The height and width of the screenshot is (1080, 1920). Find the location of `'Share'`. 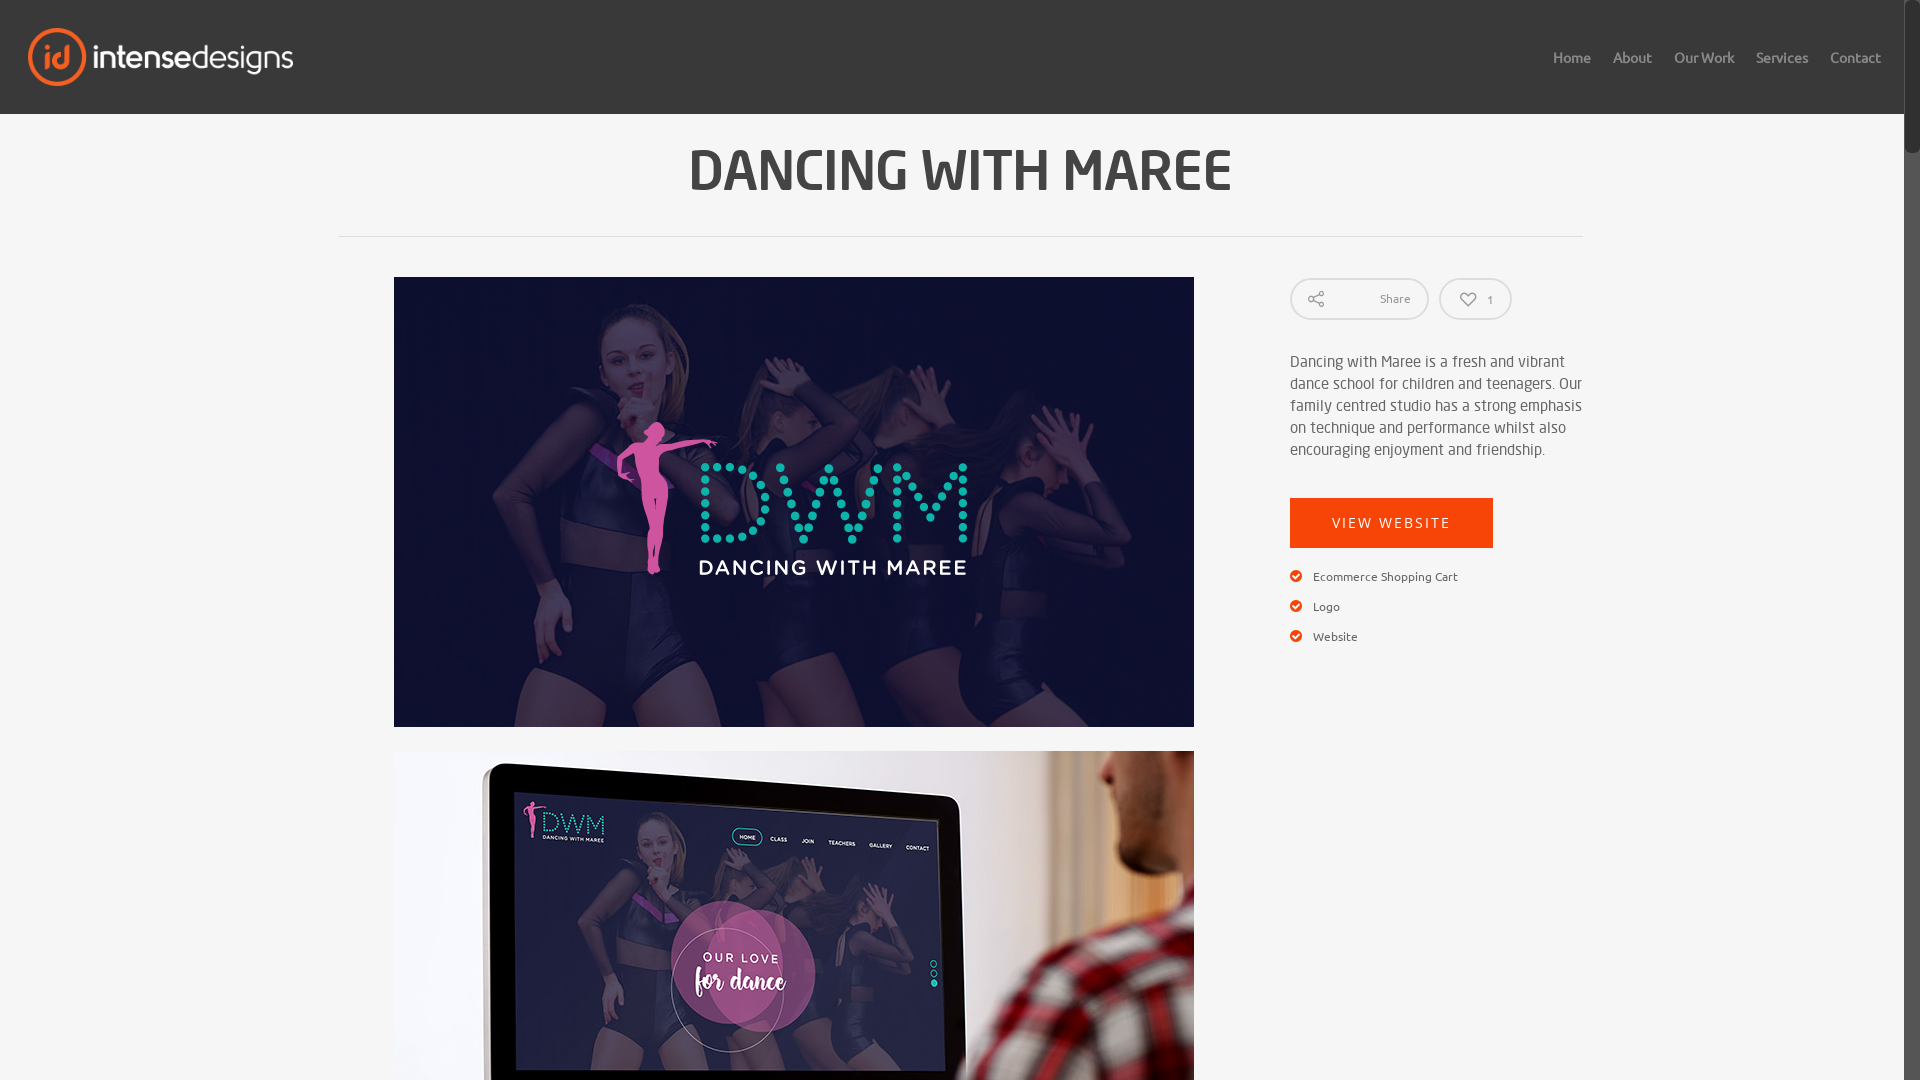

'Share' is located at coordinates (1359, 299).